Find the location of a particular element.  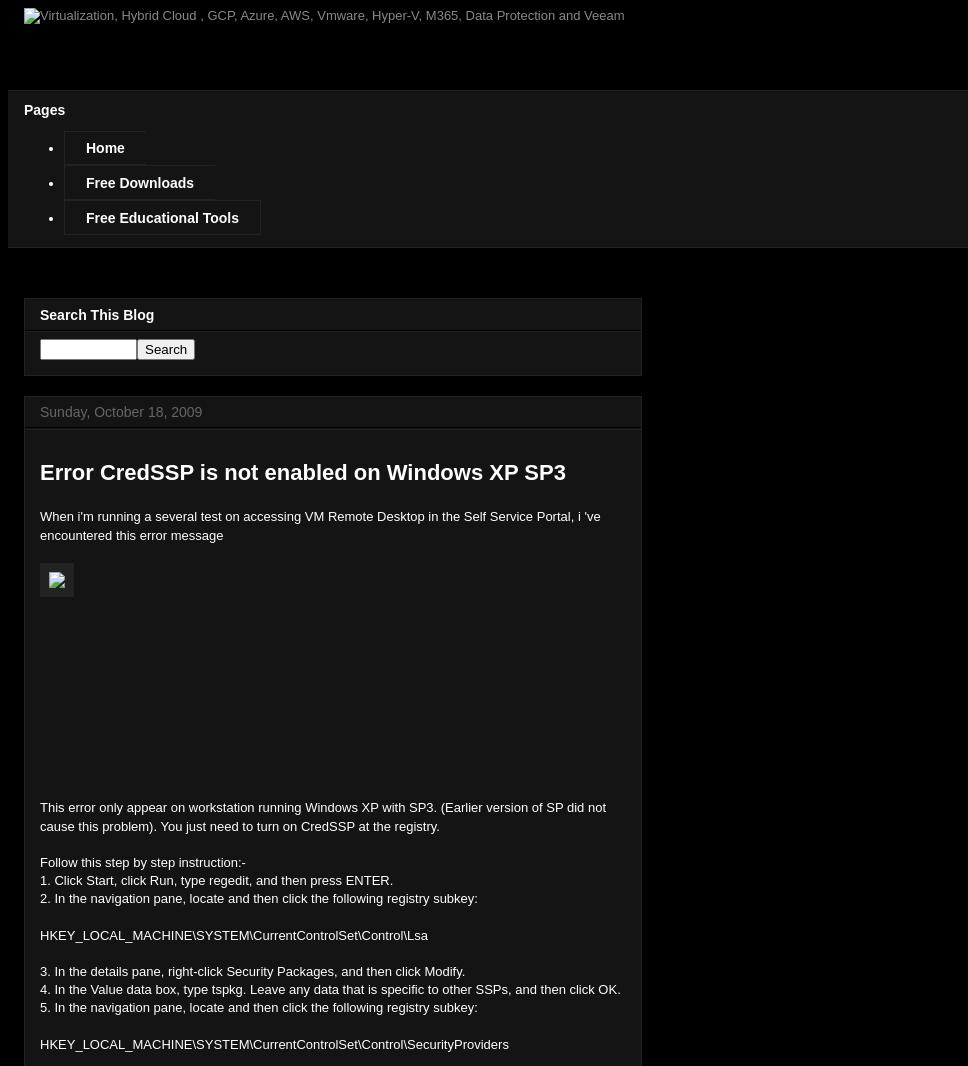

'HKEY_LOCAL_MACHINE\SYSTEM\CurrentControlSet\Control\SecurityProviders' is located at coordinates (274, 1043).